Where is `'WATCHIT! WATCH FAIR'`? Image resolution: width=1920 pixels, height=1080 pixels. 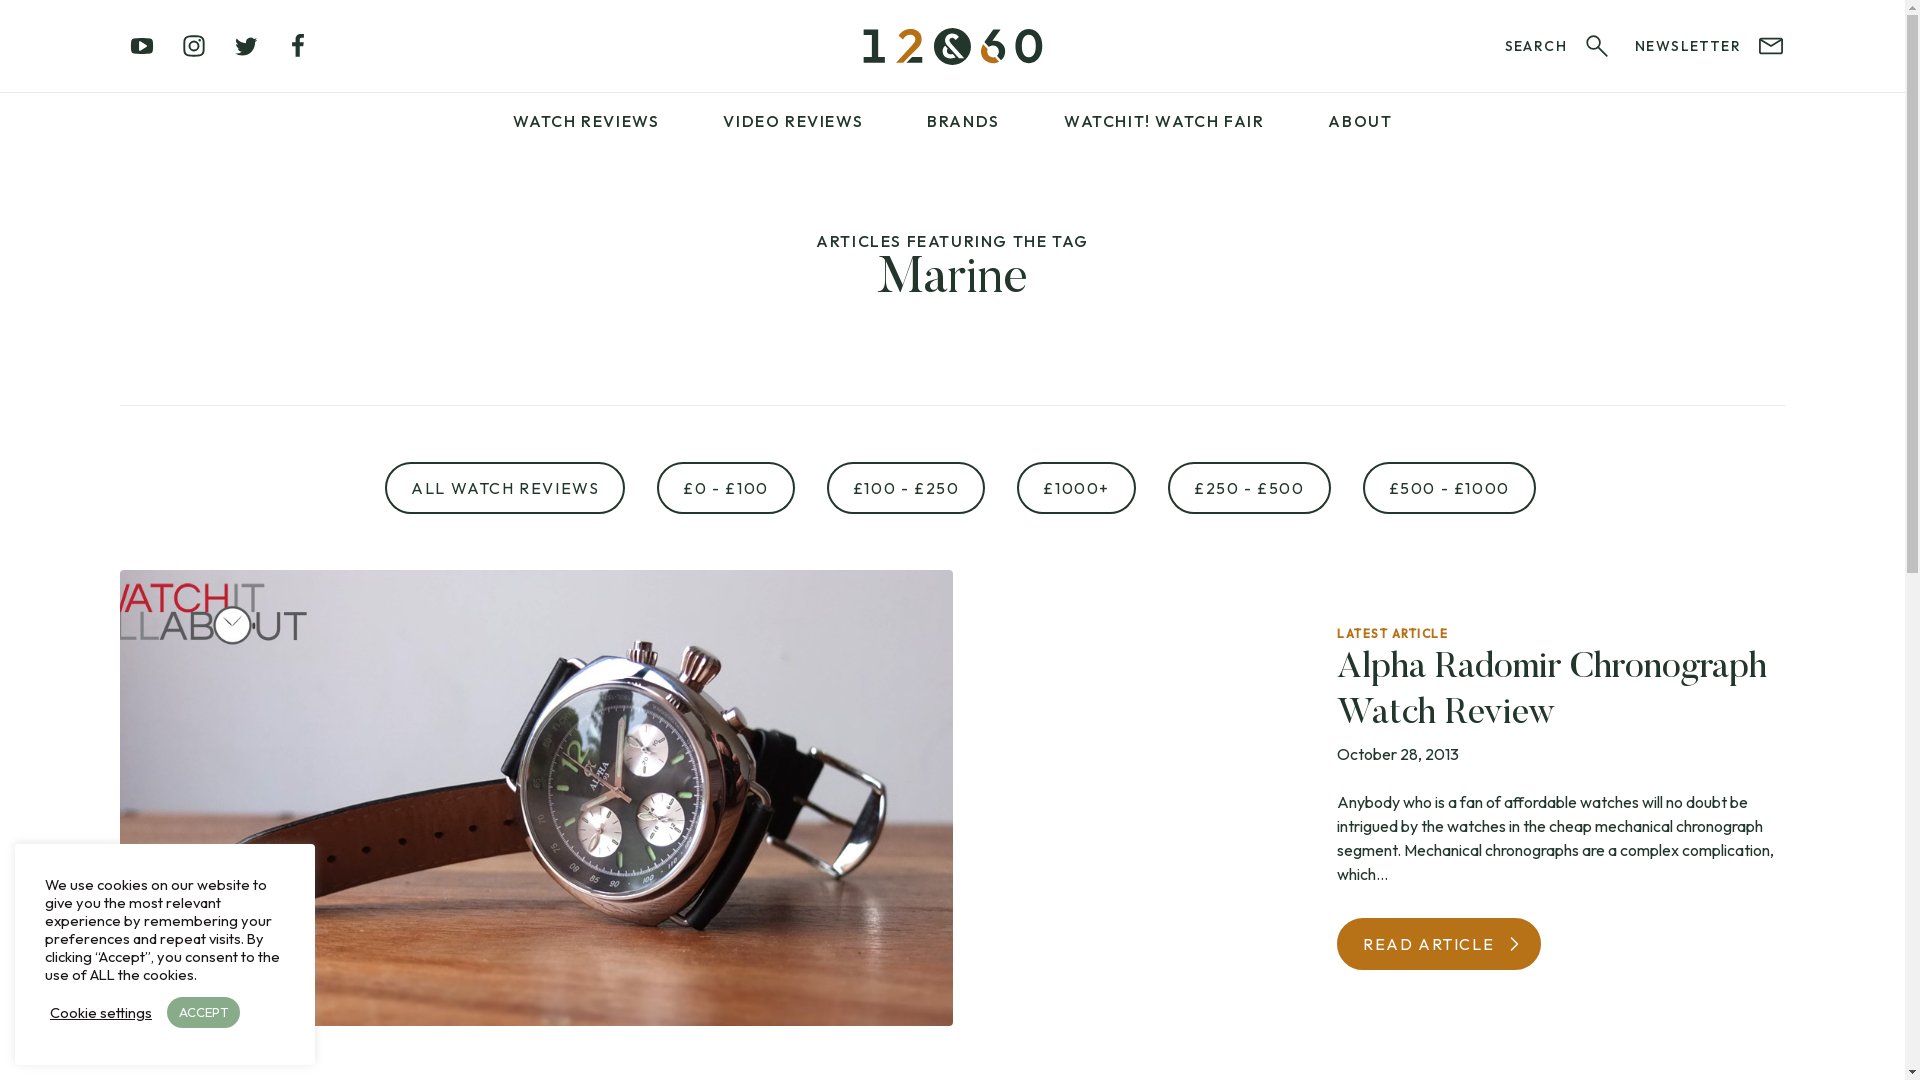
'WATCHIT! WATCH FAIR' is located at coordinates (1163, 120).